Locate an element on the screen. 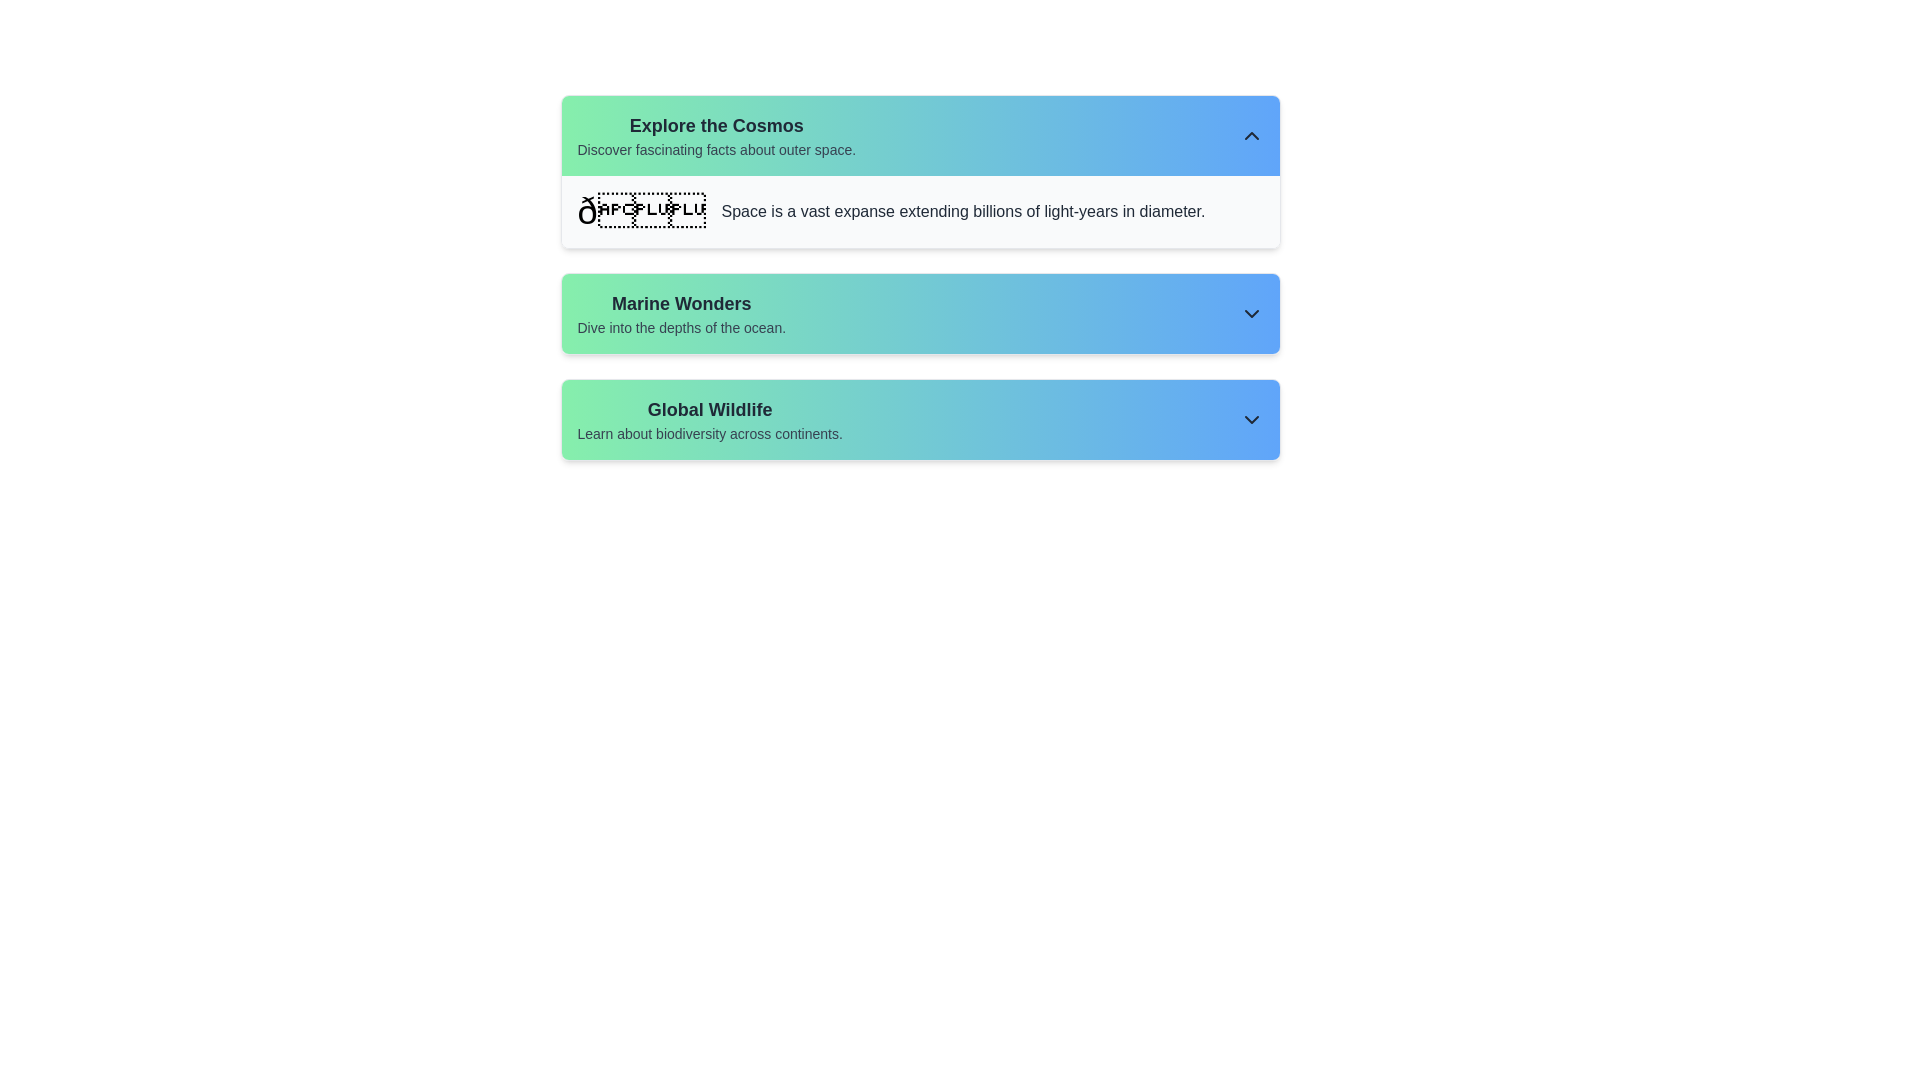 This screenshot has width=1920, height=1080. the text block that serves as a title and description for marine-themed content, located between 'Explore the Cosmos' and 'Global Wildlife' is located at coordinates (681, 313).